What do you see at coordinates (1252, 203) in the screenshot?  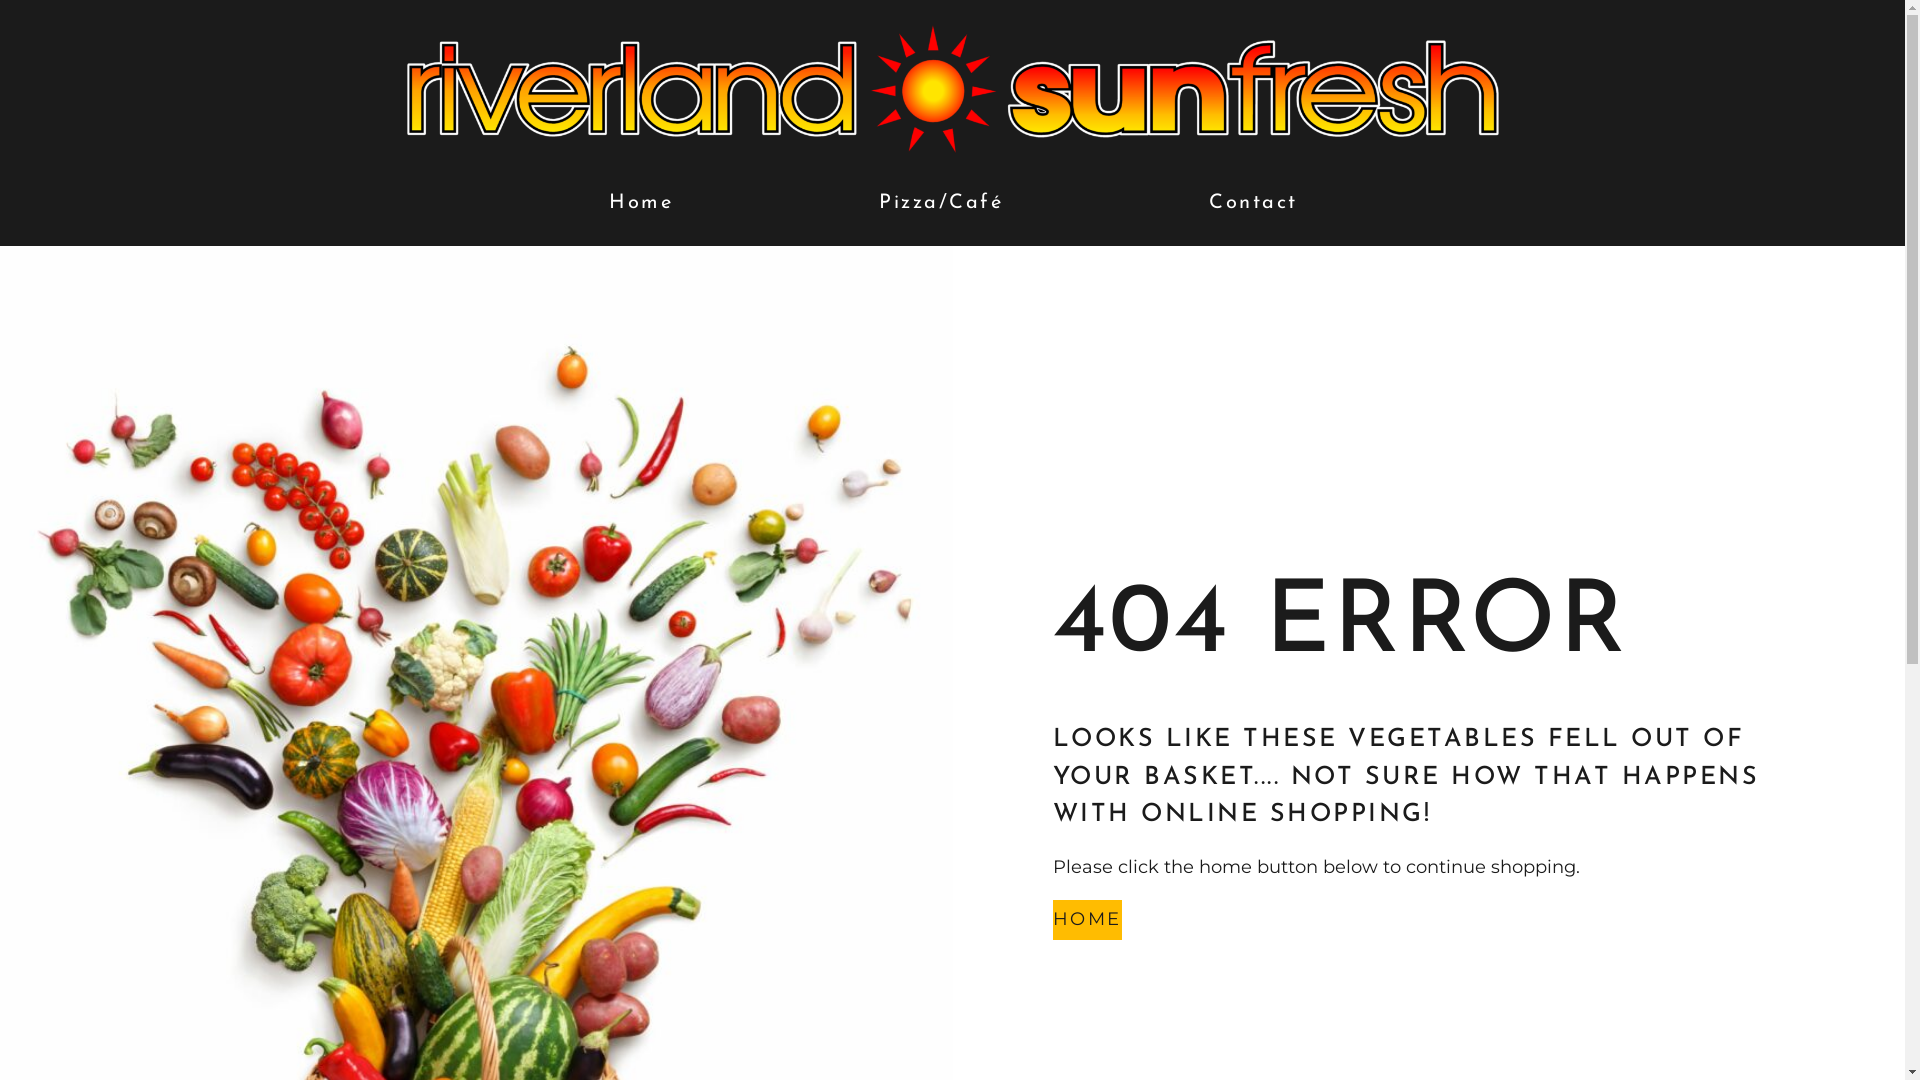 I see `'Contact'` at bounding box center [1252, 203].